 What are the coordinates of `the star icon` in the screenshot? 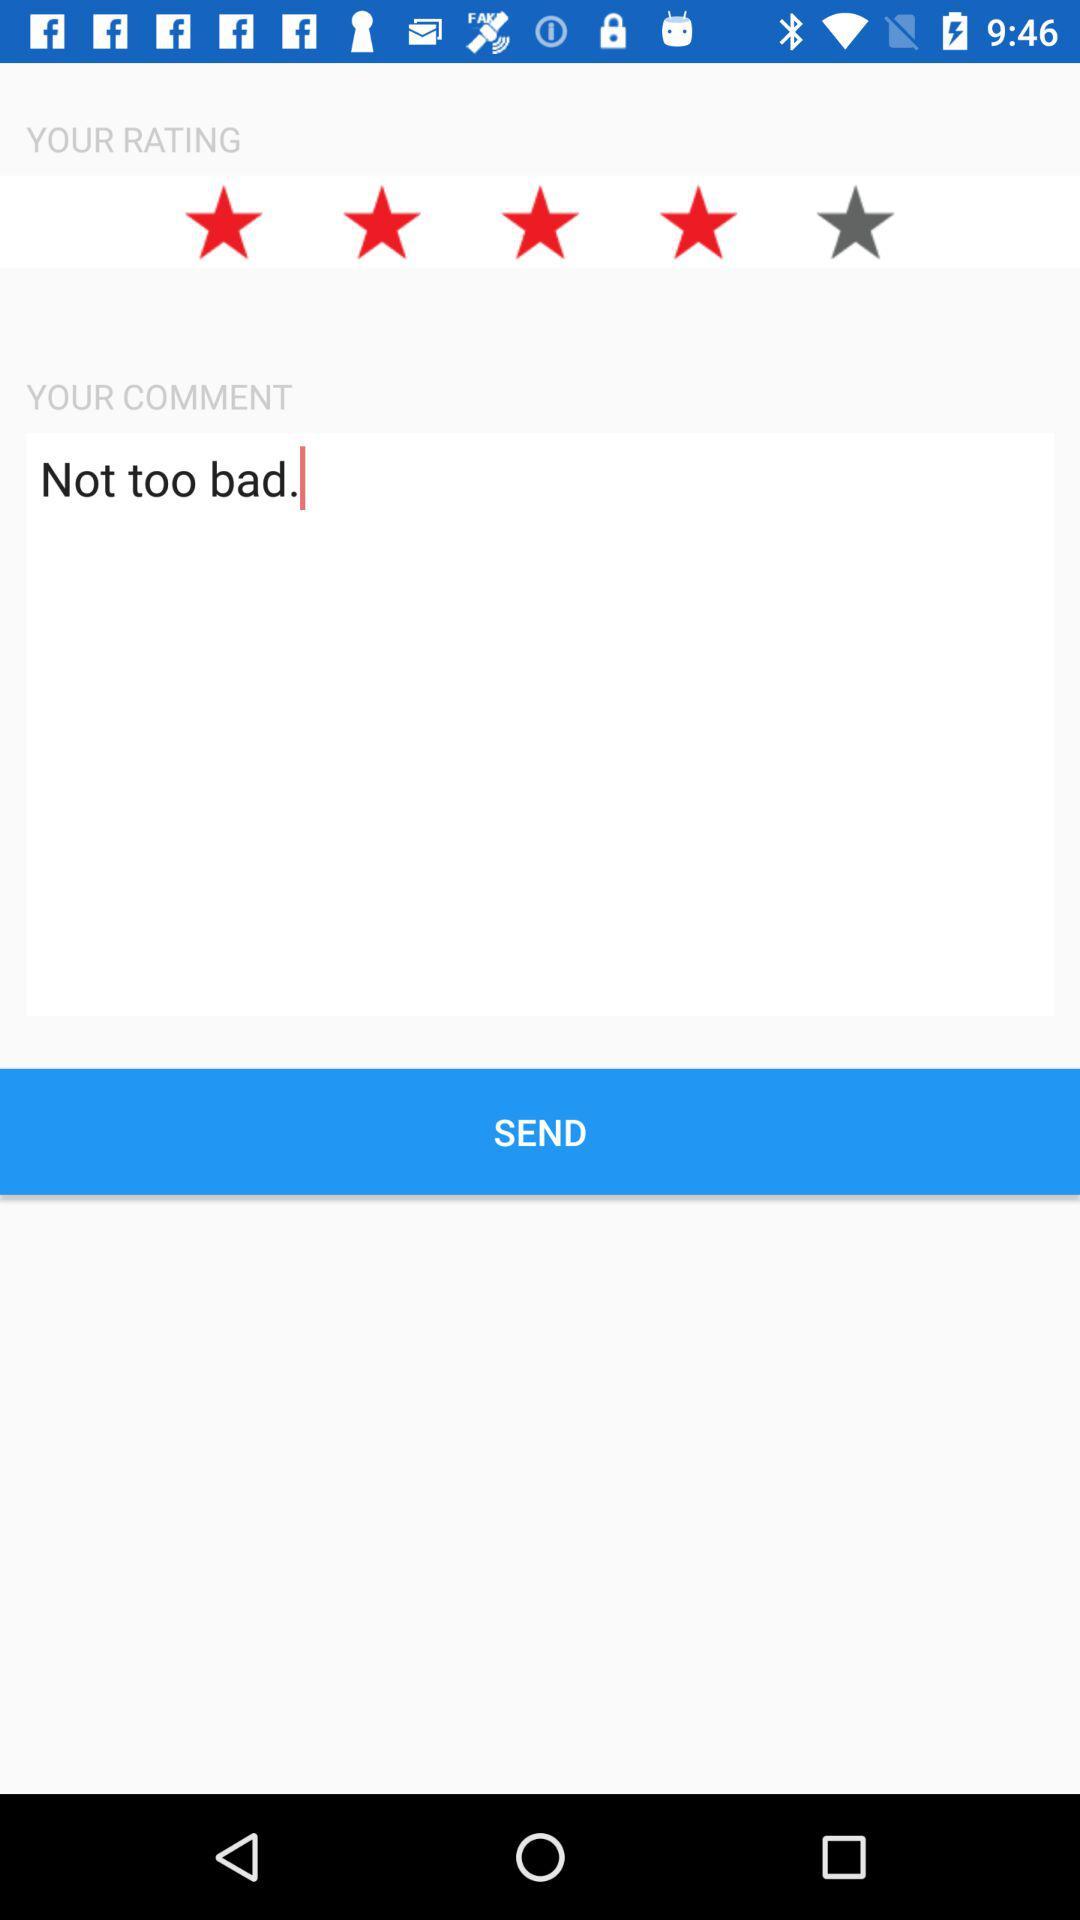 It's located at (538, 221).